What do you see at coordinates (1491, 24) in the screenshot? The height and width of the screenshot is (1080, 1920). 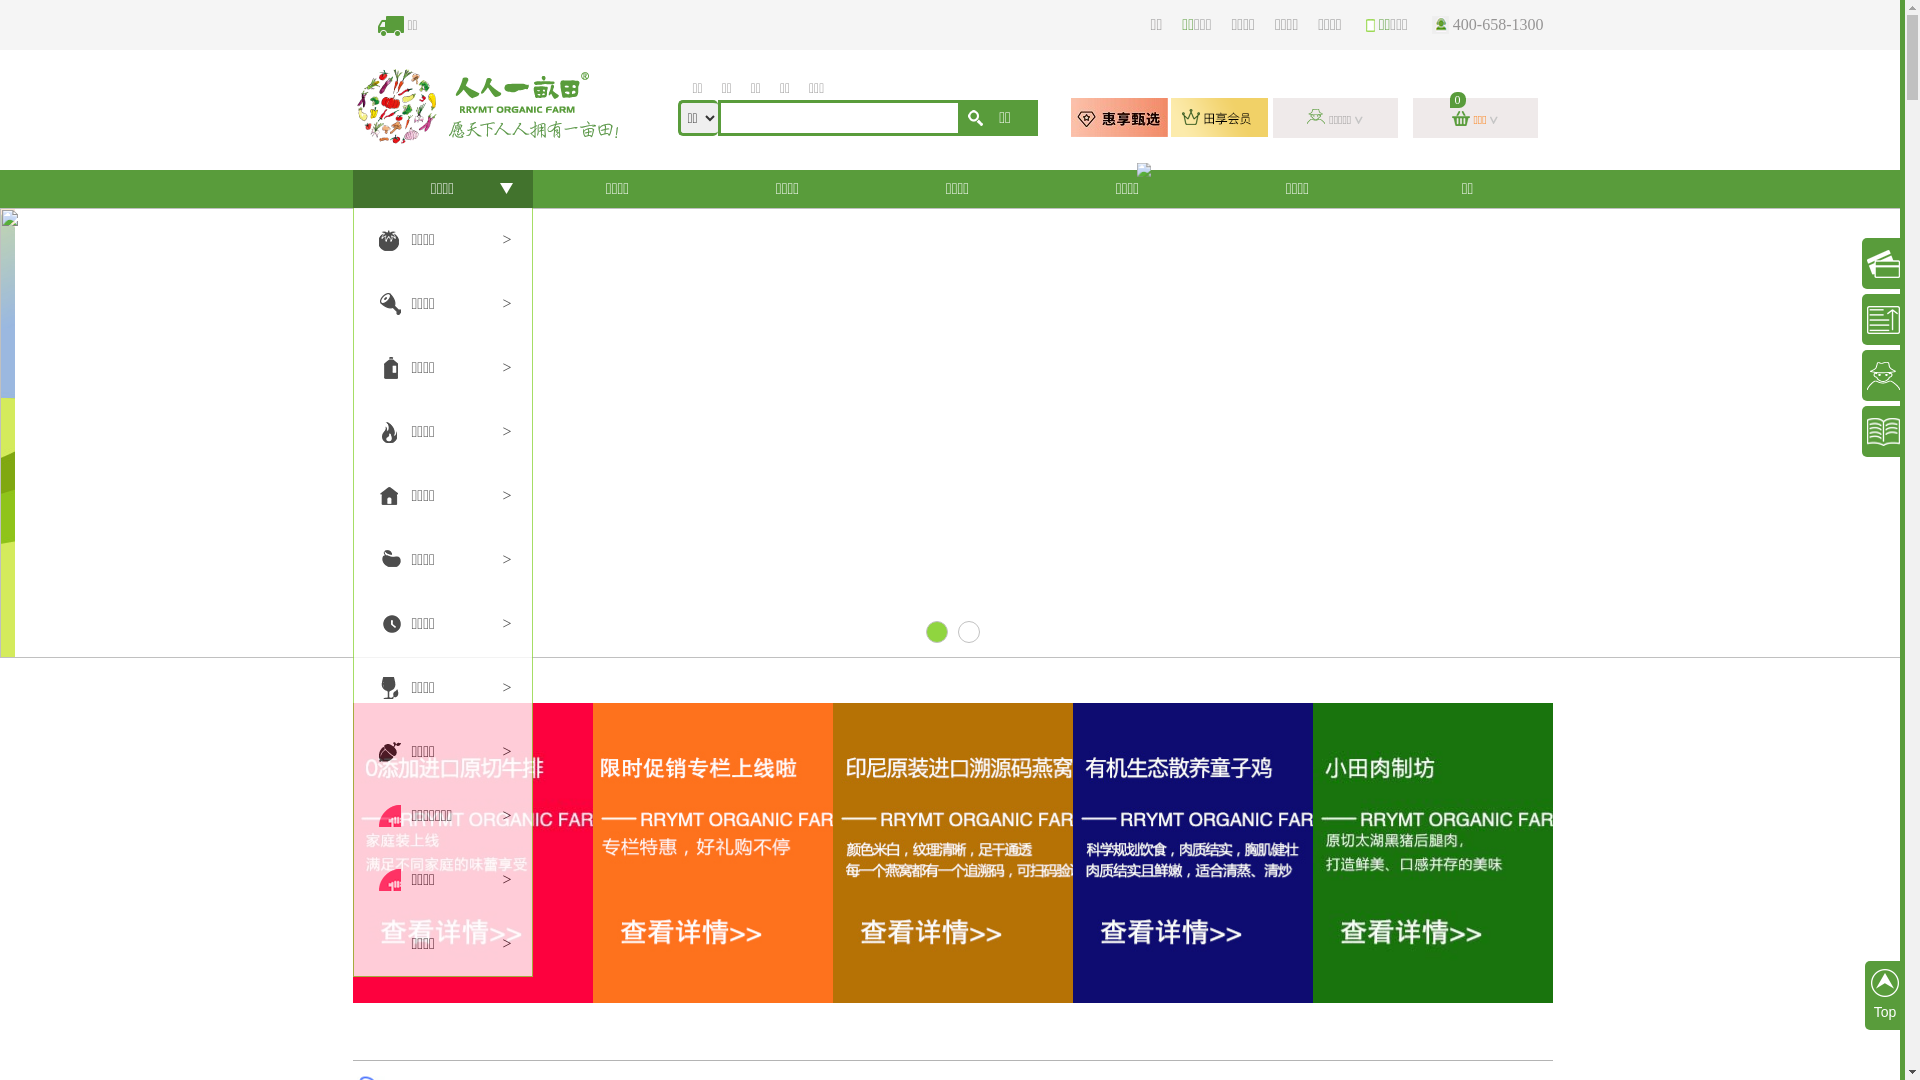 I see `'400-658-1300'` at bounding box center [1491, 24].